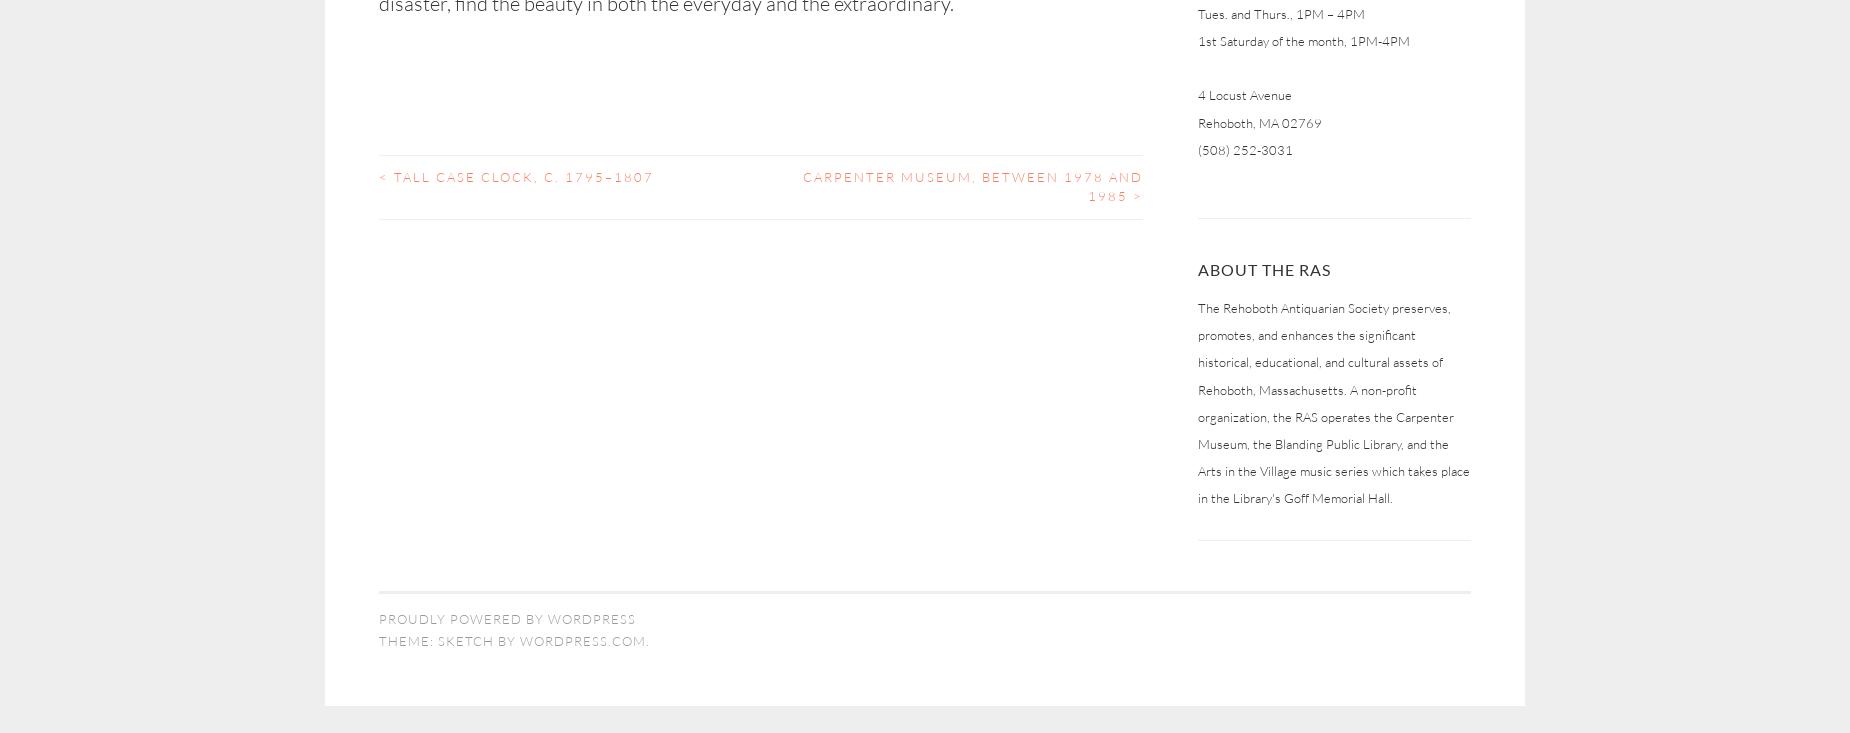 Image resolution: width=1850 pixels, height=733 pixels. I want to click on '(508) 252-3031', so click(1244, 148).